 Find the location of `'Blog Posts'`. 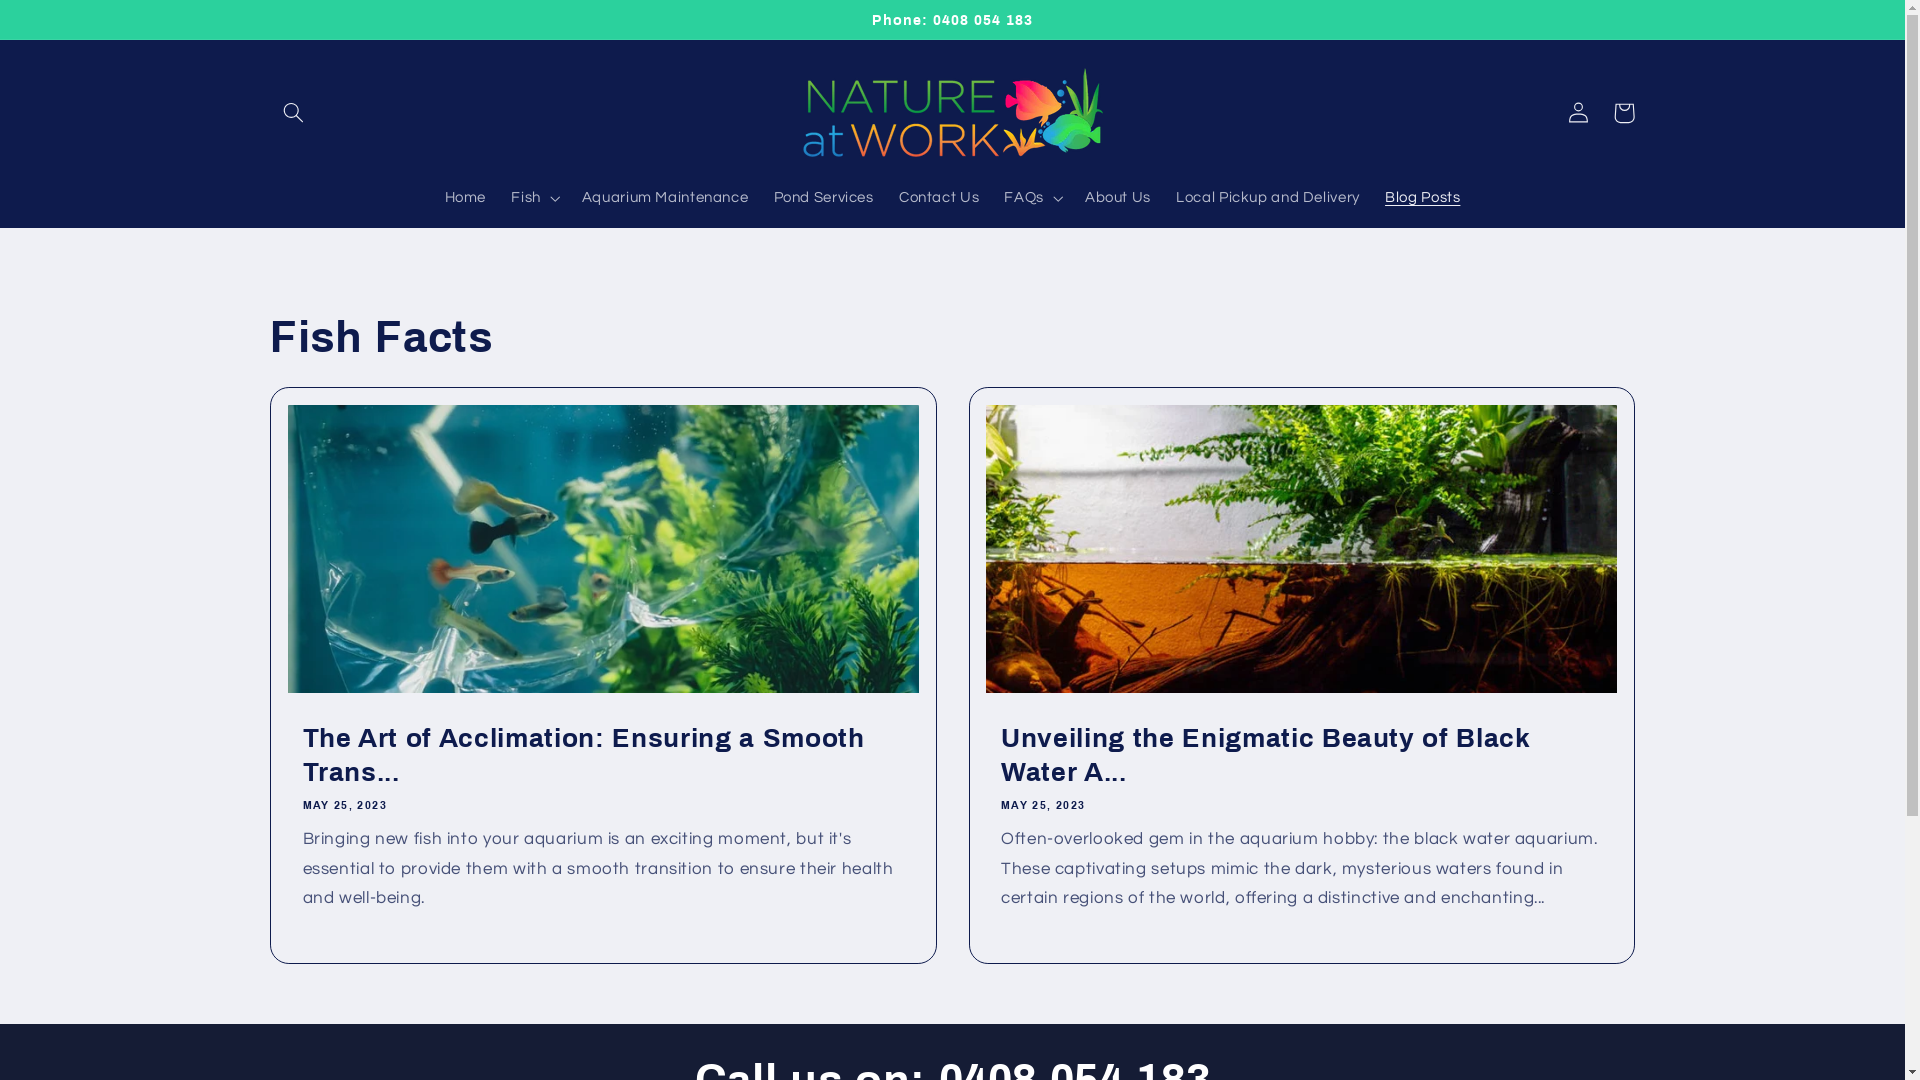

'Blog Posts' is located at coordinates (1421, 197).